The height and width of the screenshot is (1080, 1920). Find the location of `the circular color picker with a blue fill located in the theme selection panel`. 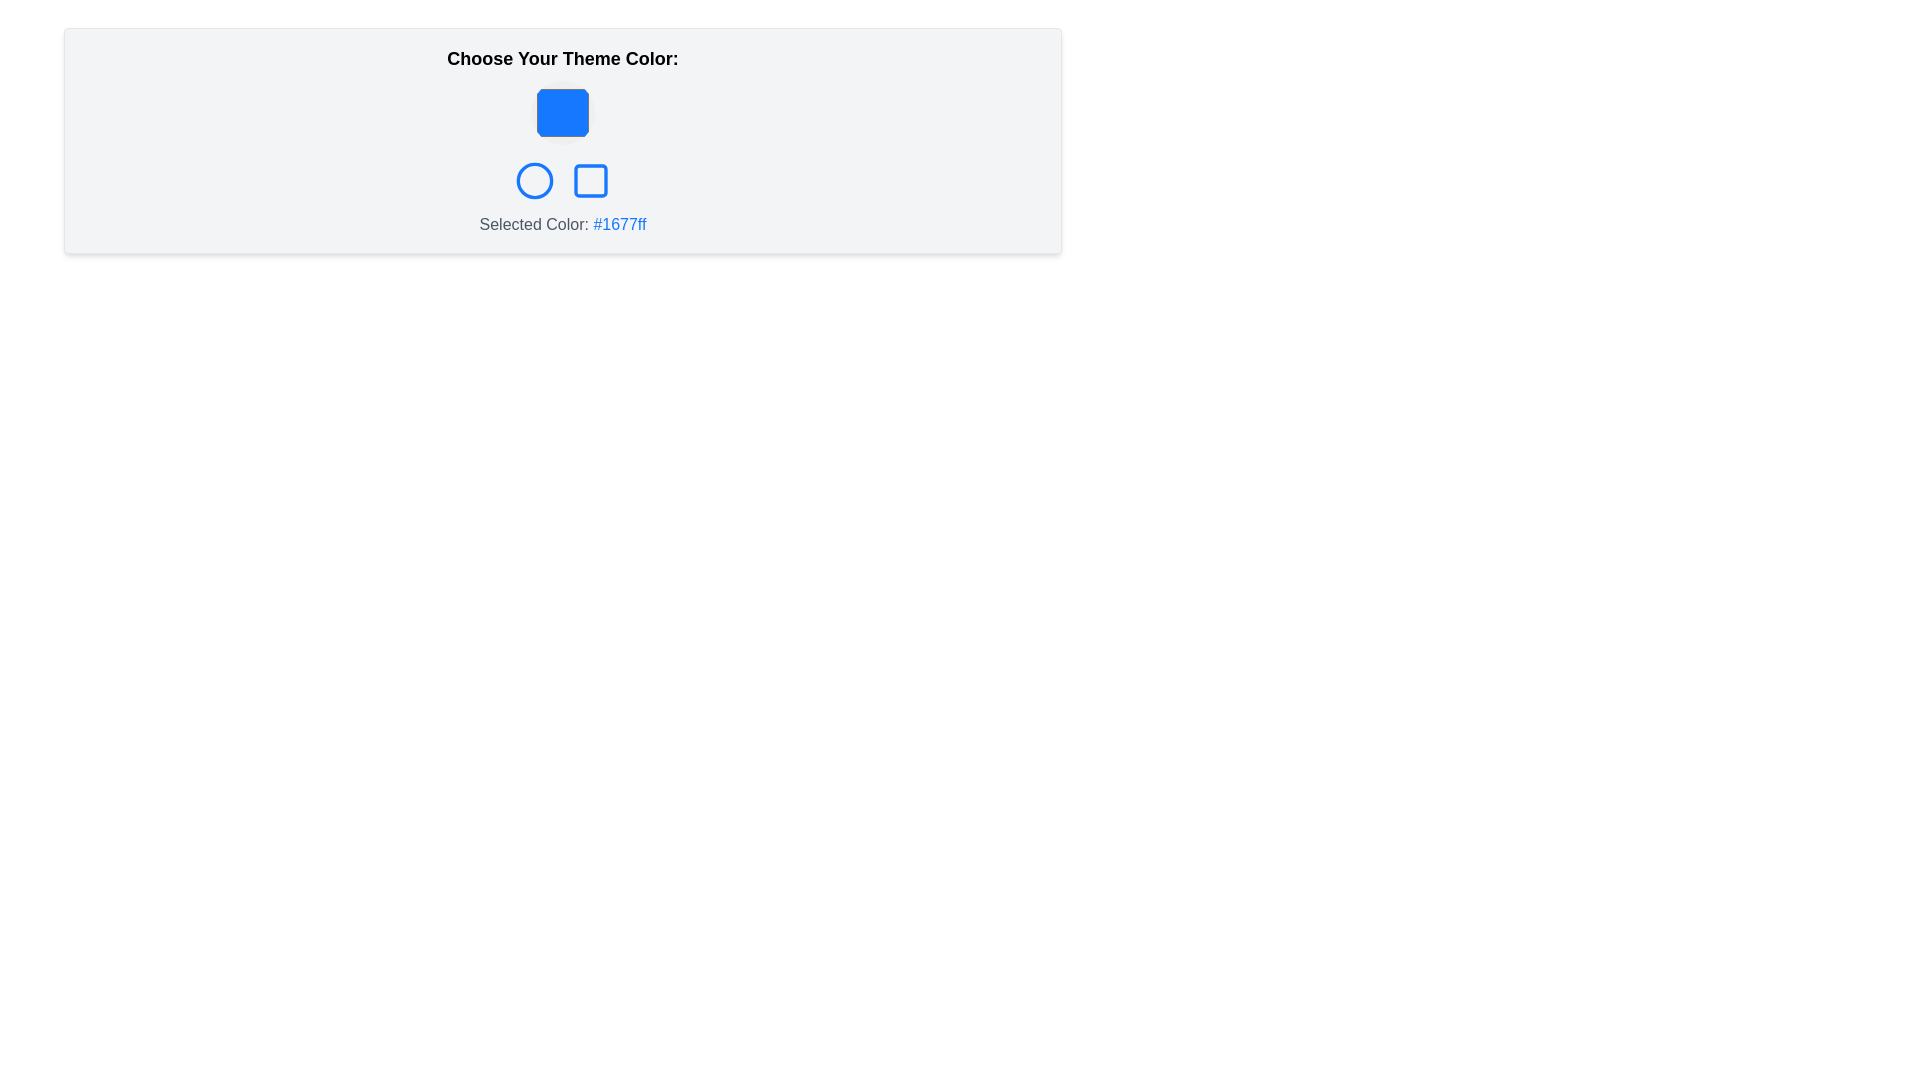

the circular color picker with a blue fill located in the theme selection panel is located at coordinates (561, 112).